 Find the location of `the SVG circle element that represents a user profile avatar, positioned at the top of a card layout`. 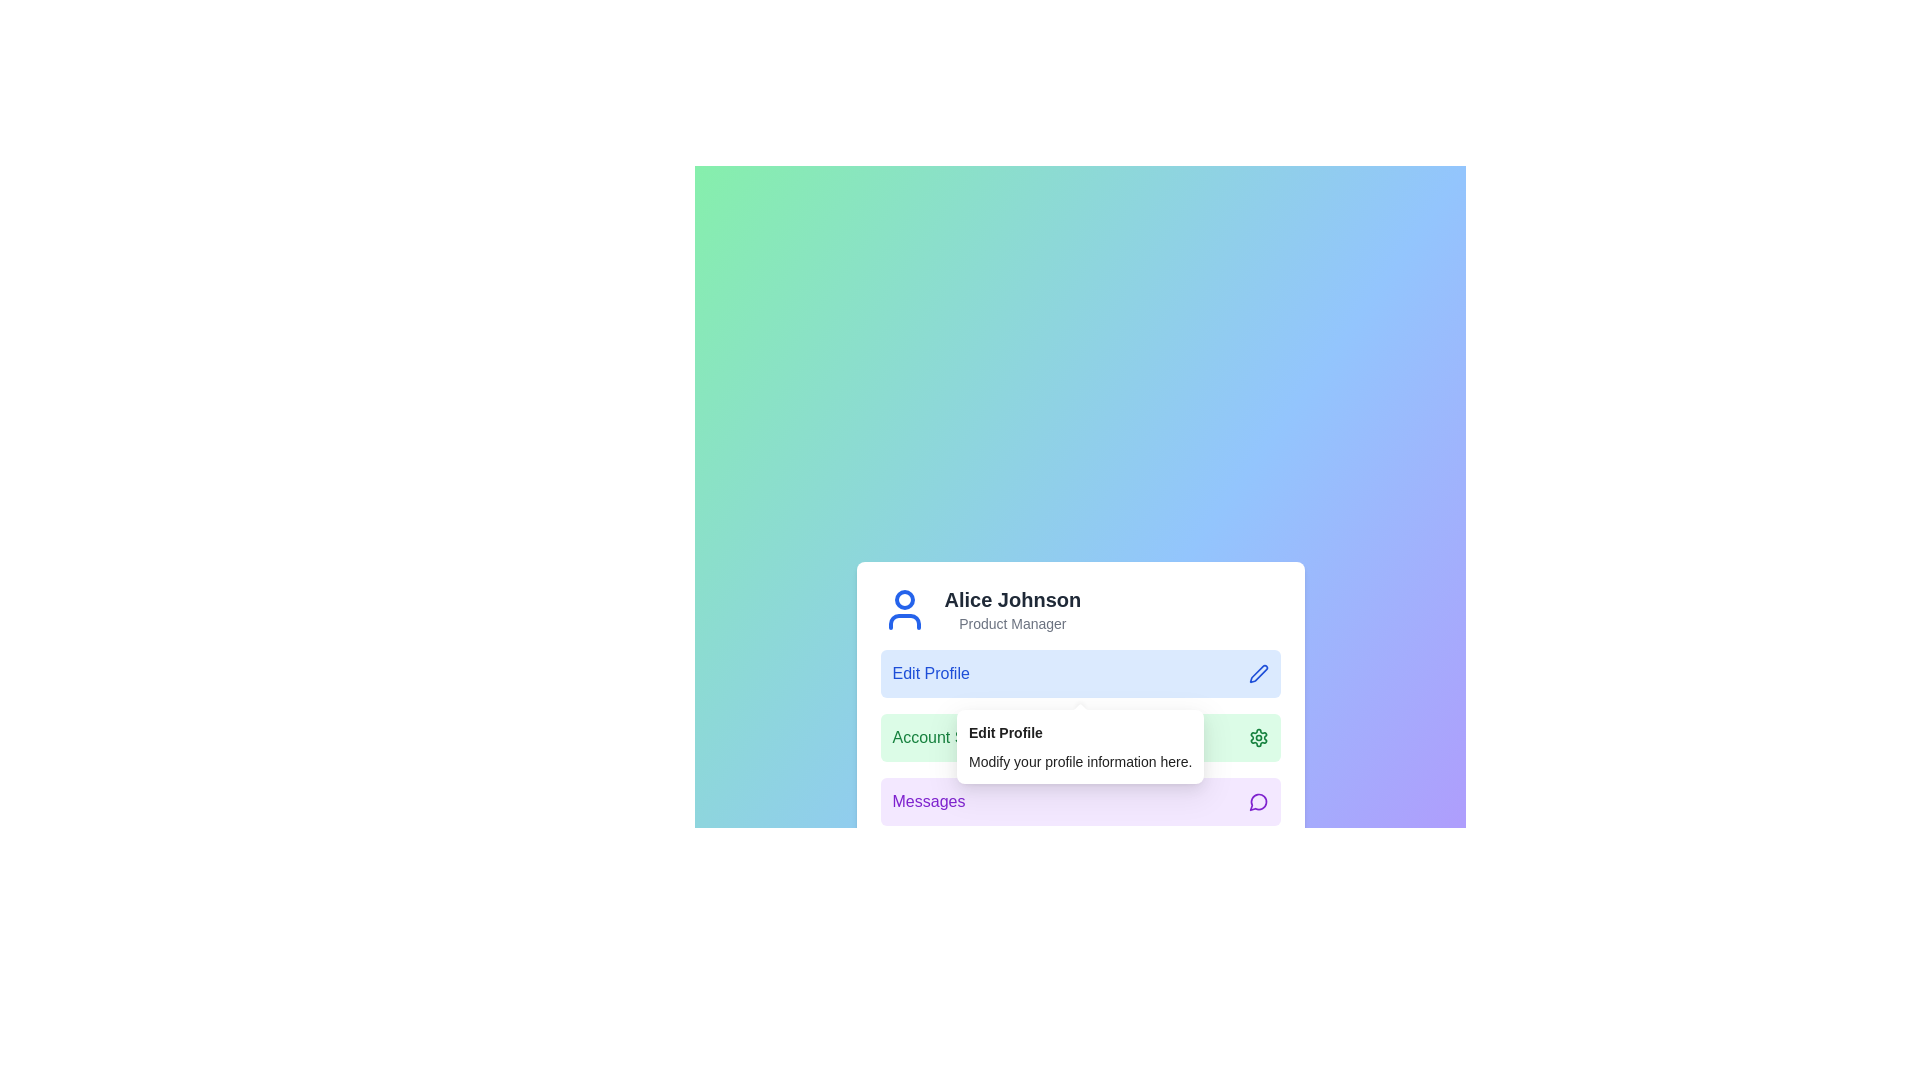

the SVG circle element that represents a user profile avatar, positioned at the top of a card layout is located at coordinates (903, 599).